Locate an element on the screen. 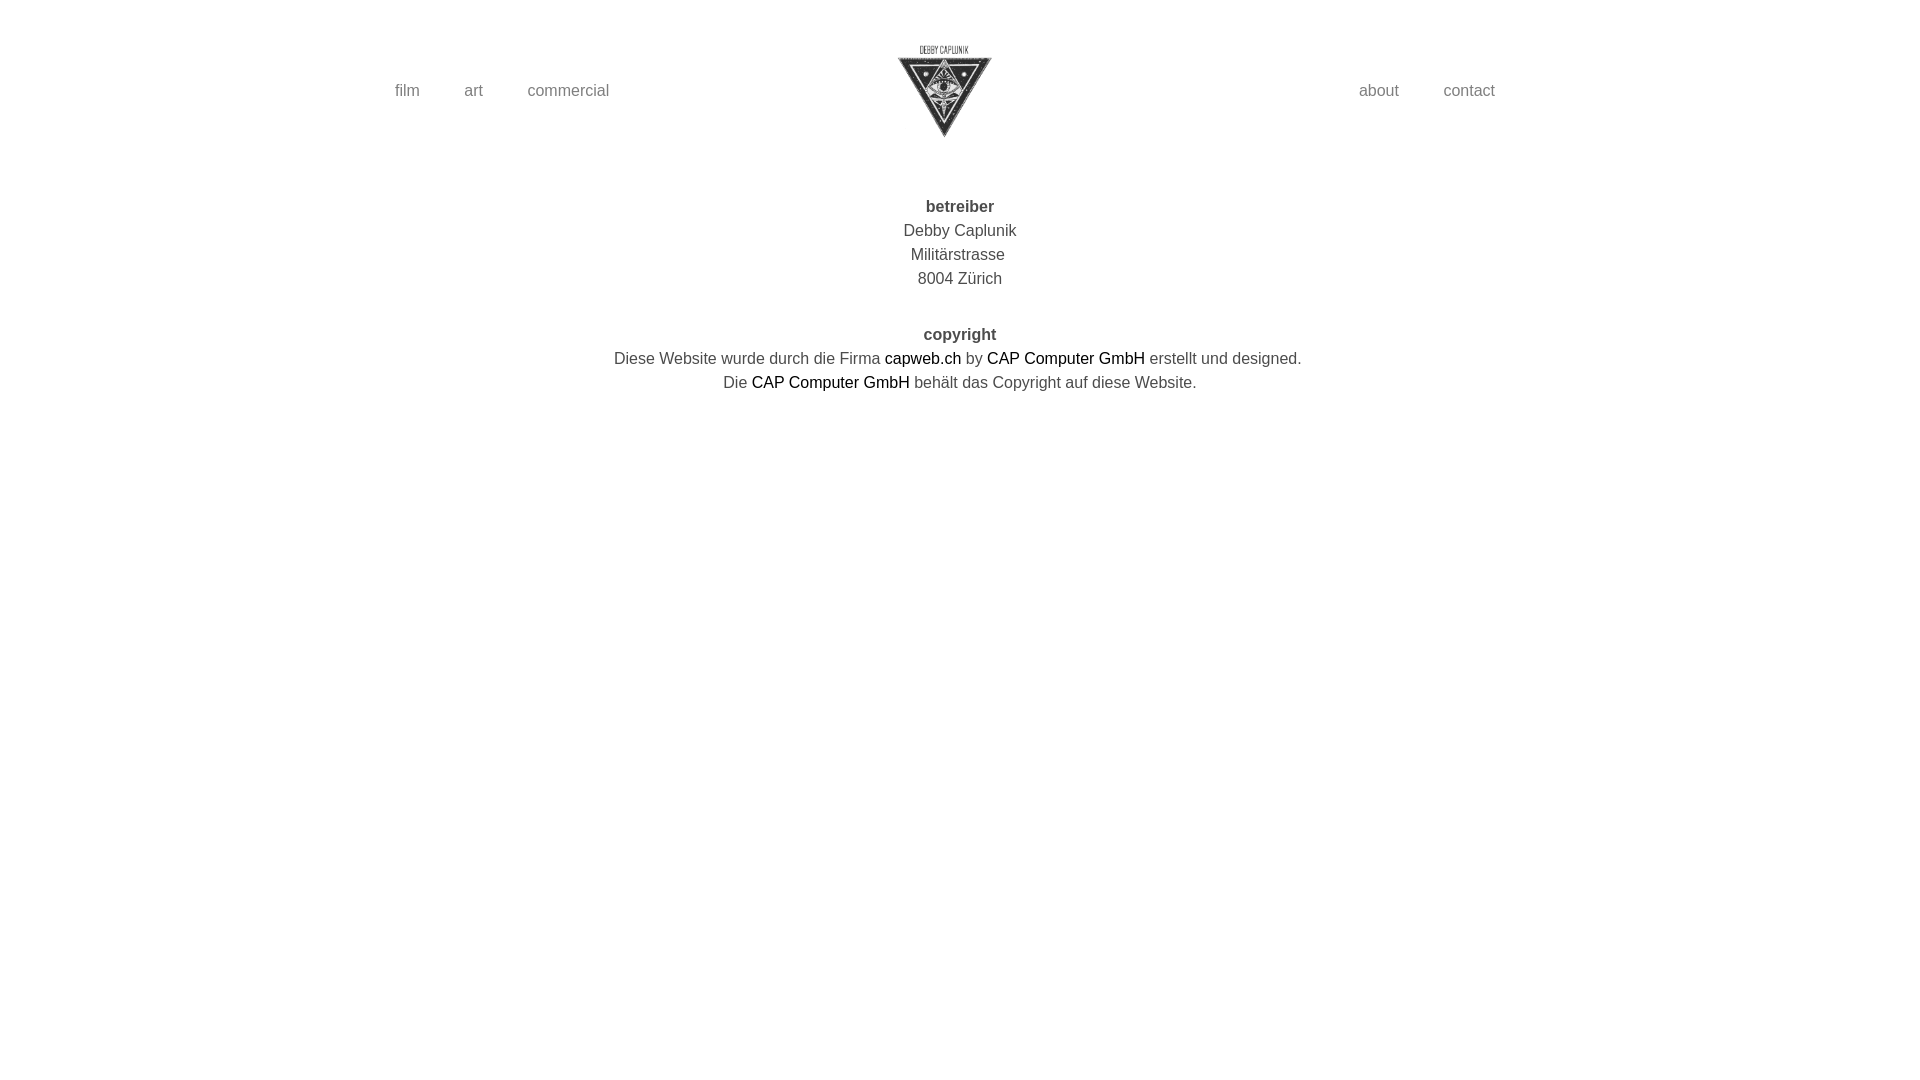  'art' is located at coordinates (443, 91).